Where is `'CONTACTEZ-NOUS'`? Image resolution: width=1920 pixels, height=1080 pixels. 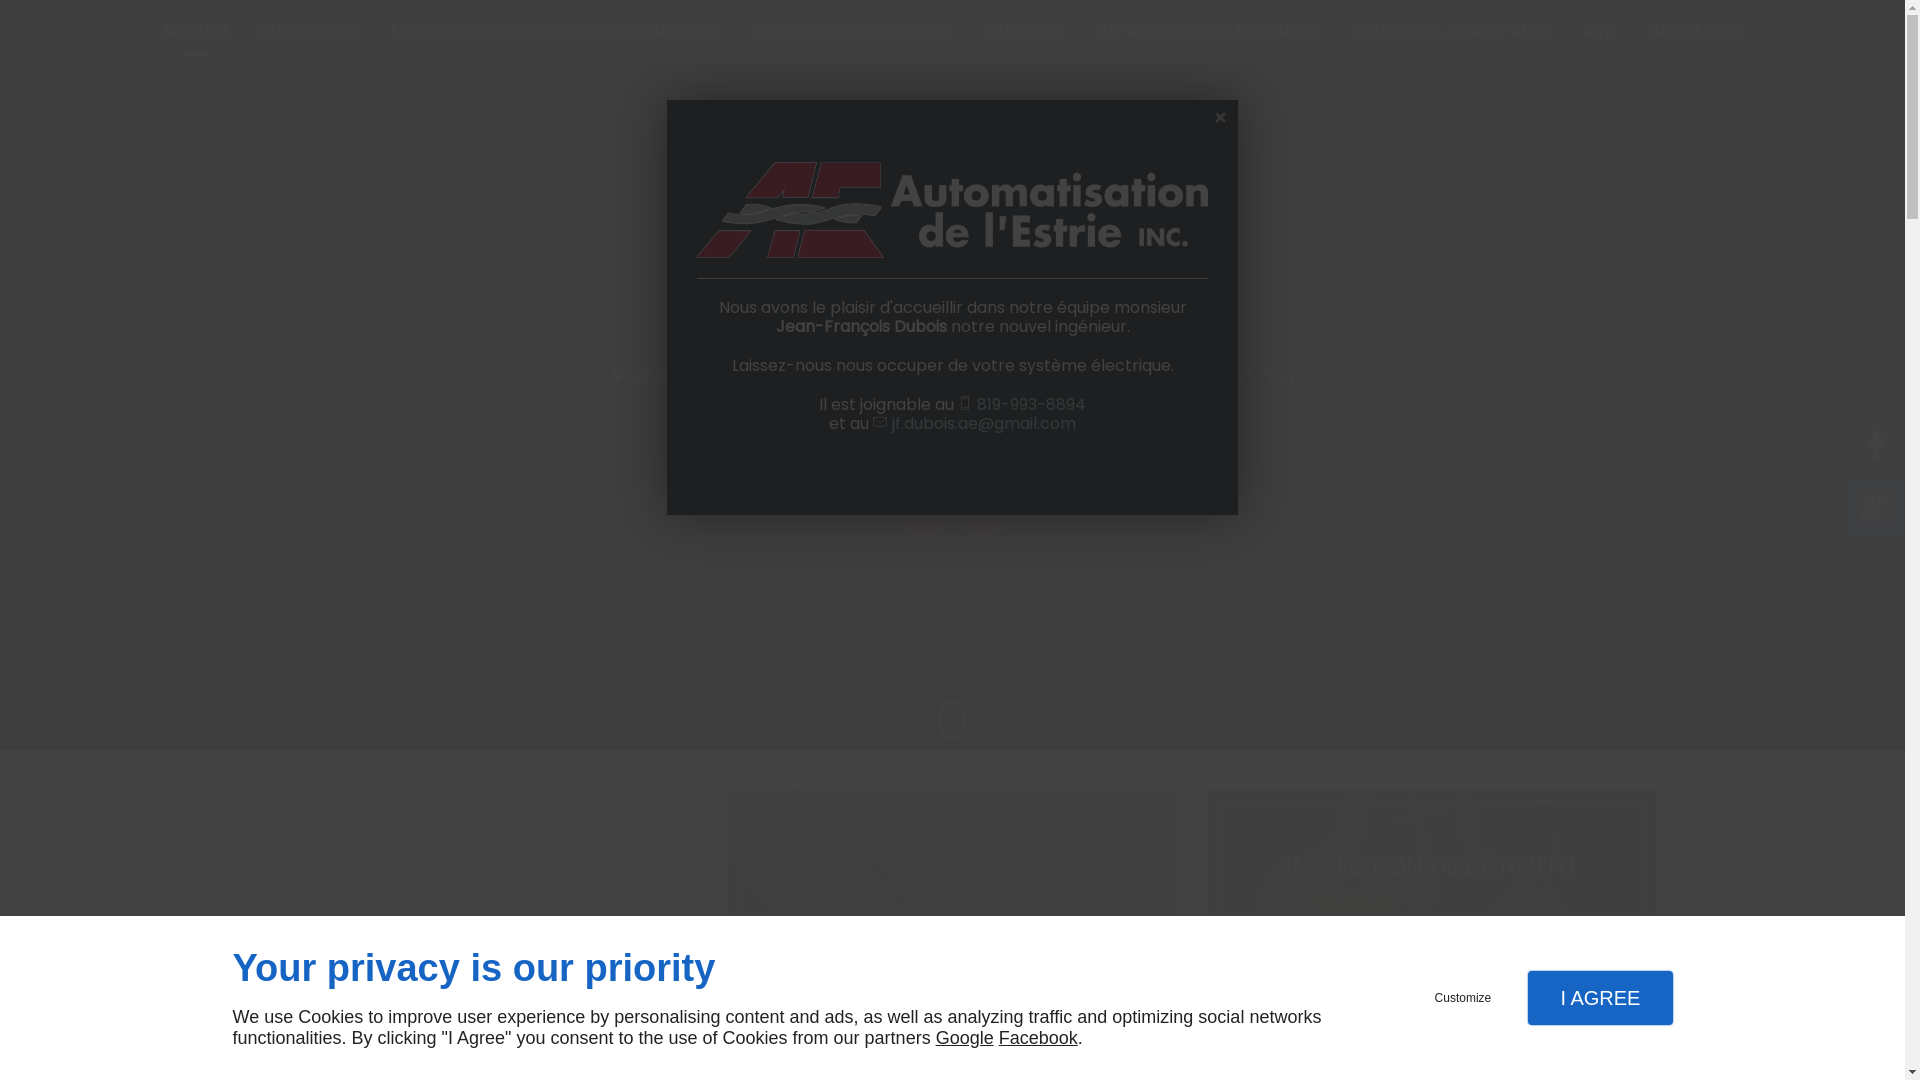 'CONTACTEZ-NOUS' is located at coordinates (979, 435).